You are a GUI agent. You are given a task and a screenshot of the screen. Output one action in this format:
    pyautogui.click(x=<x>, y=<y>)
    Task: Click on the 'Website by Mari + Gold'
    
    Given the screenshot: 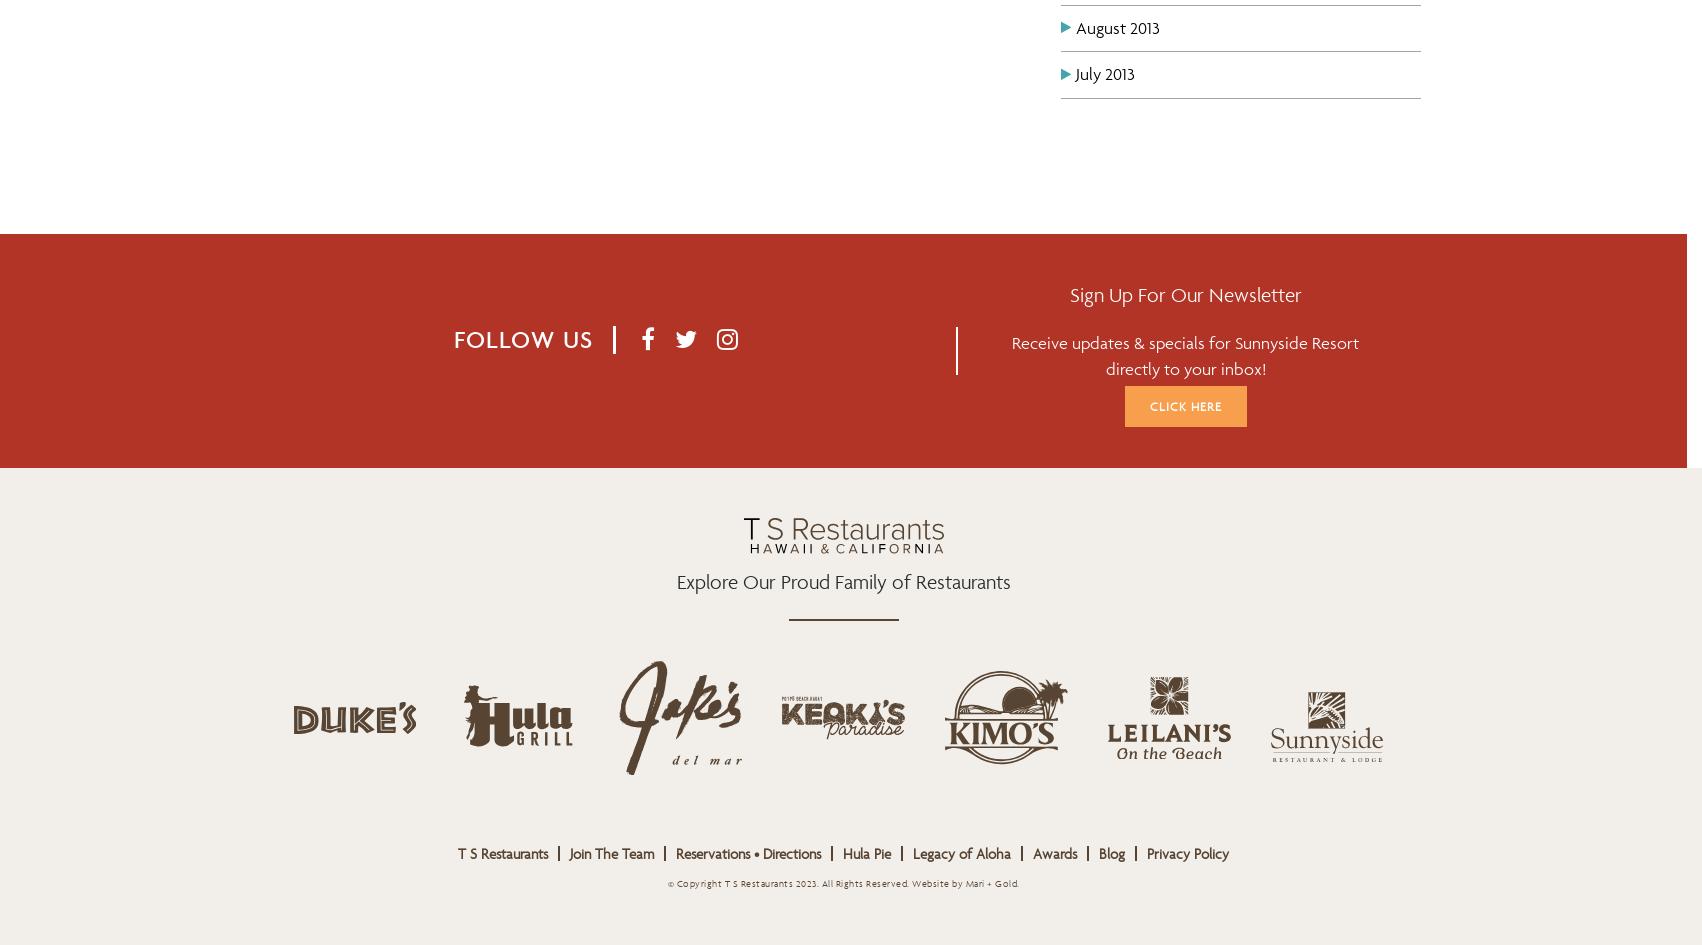 What is the action you would take?
    pyautogui.click(x=964, y=882)
    